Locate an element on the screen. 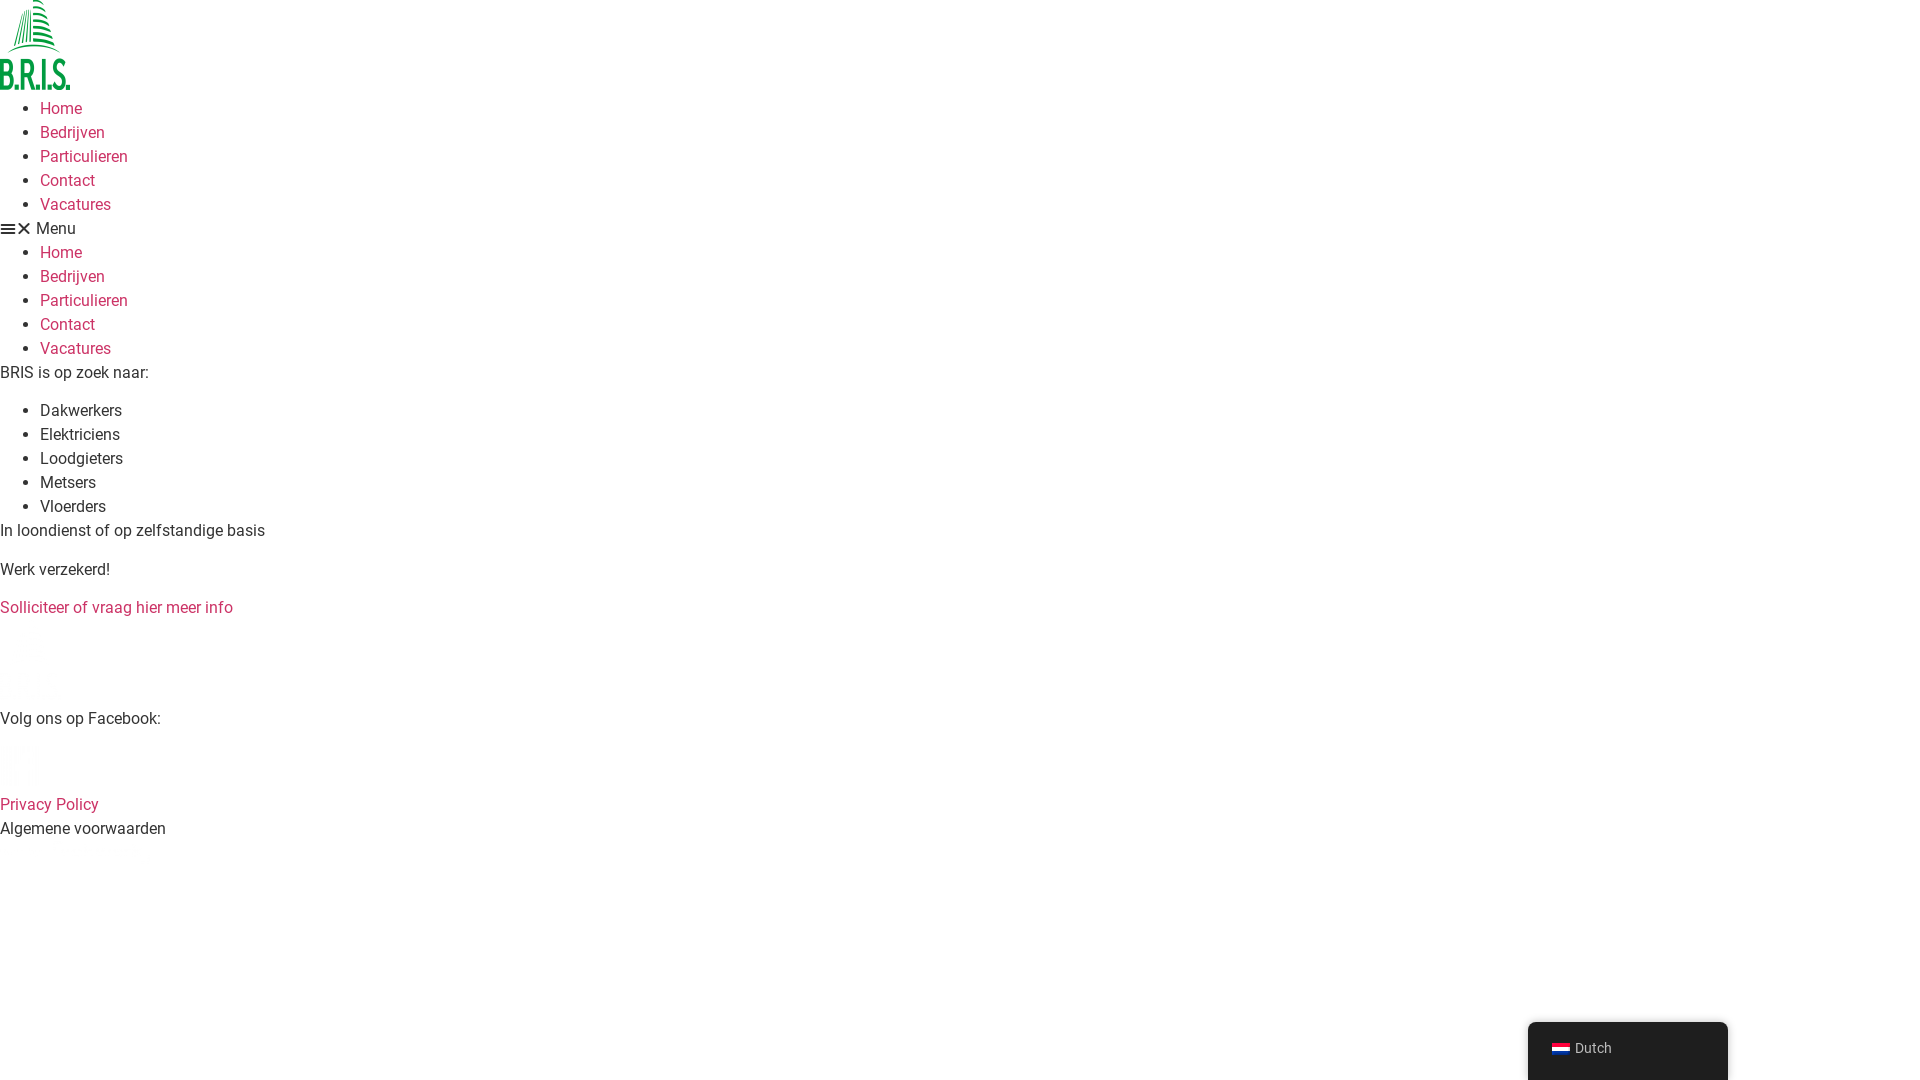 The image size is (1920, 1080). 'Particulieren' is located at coordinates (39, 300).